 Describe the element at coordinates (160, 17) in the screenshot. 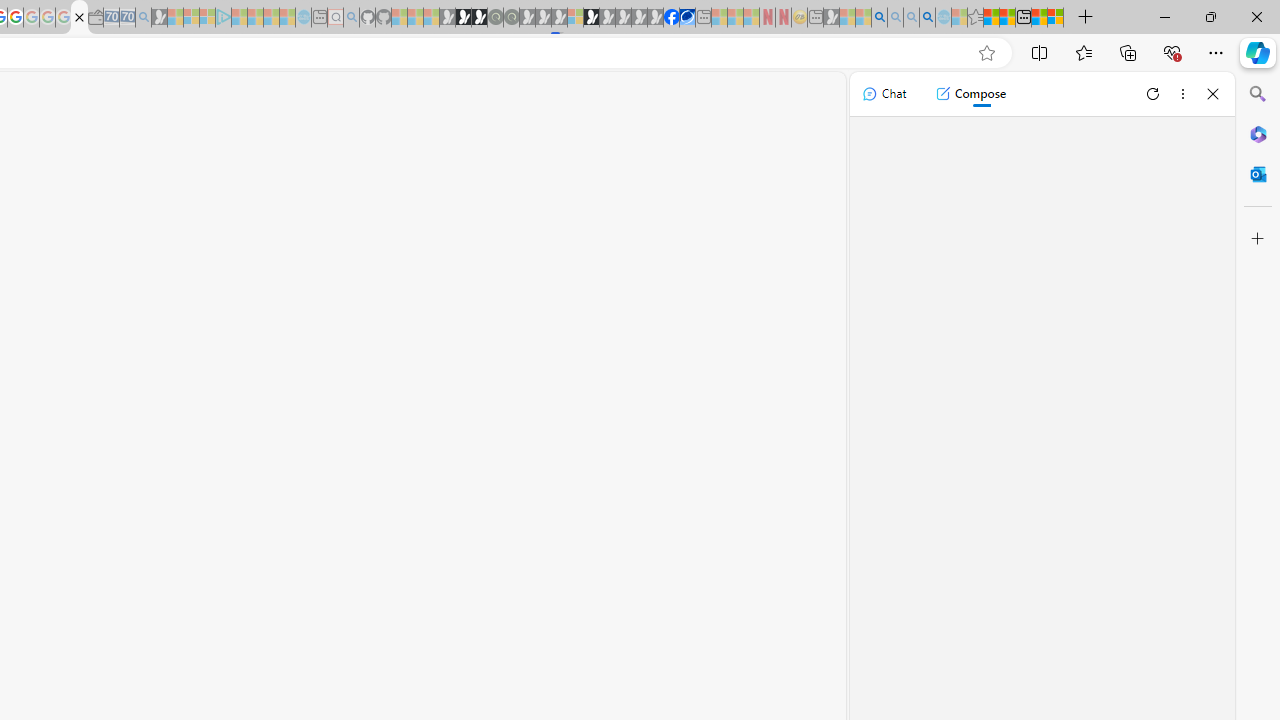

I see `'Microsoft Start Gaming - Sleeping'` at that location.